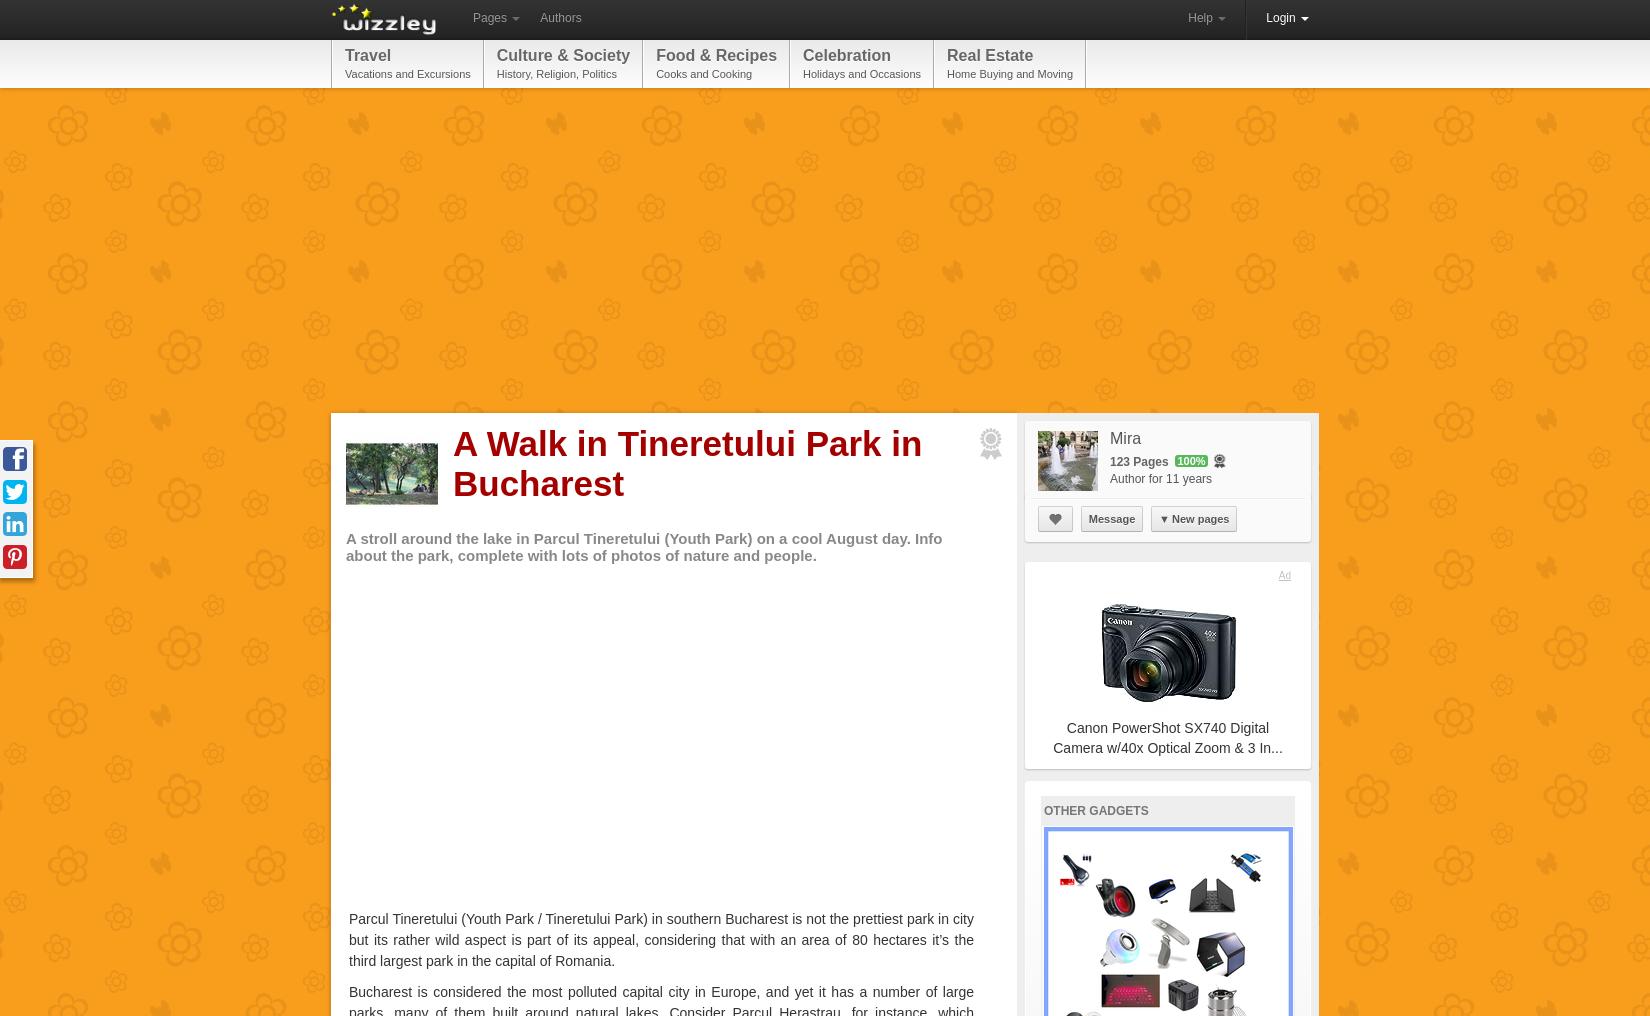  I want to click on '20', so click(1143, 845).